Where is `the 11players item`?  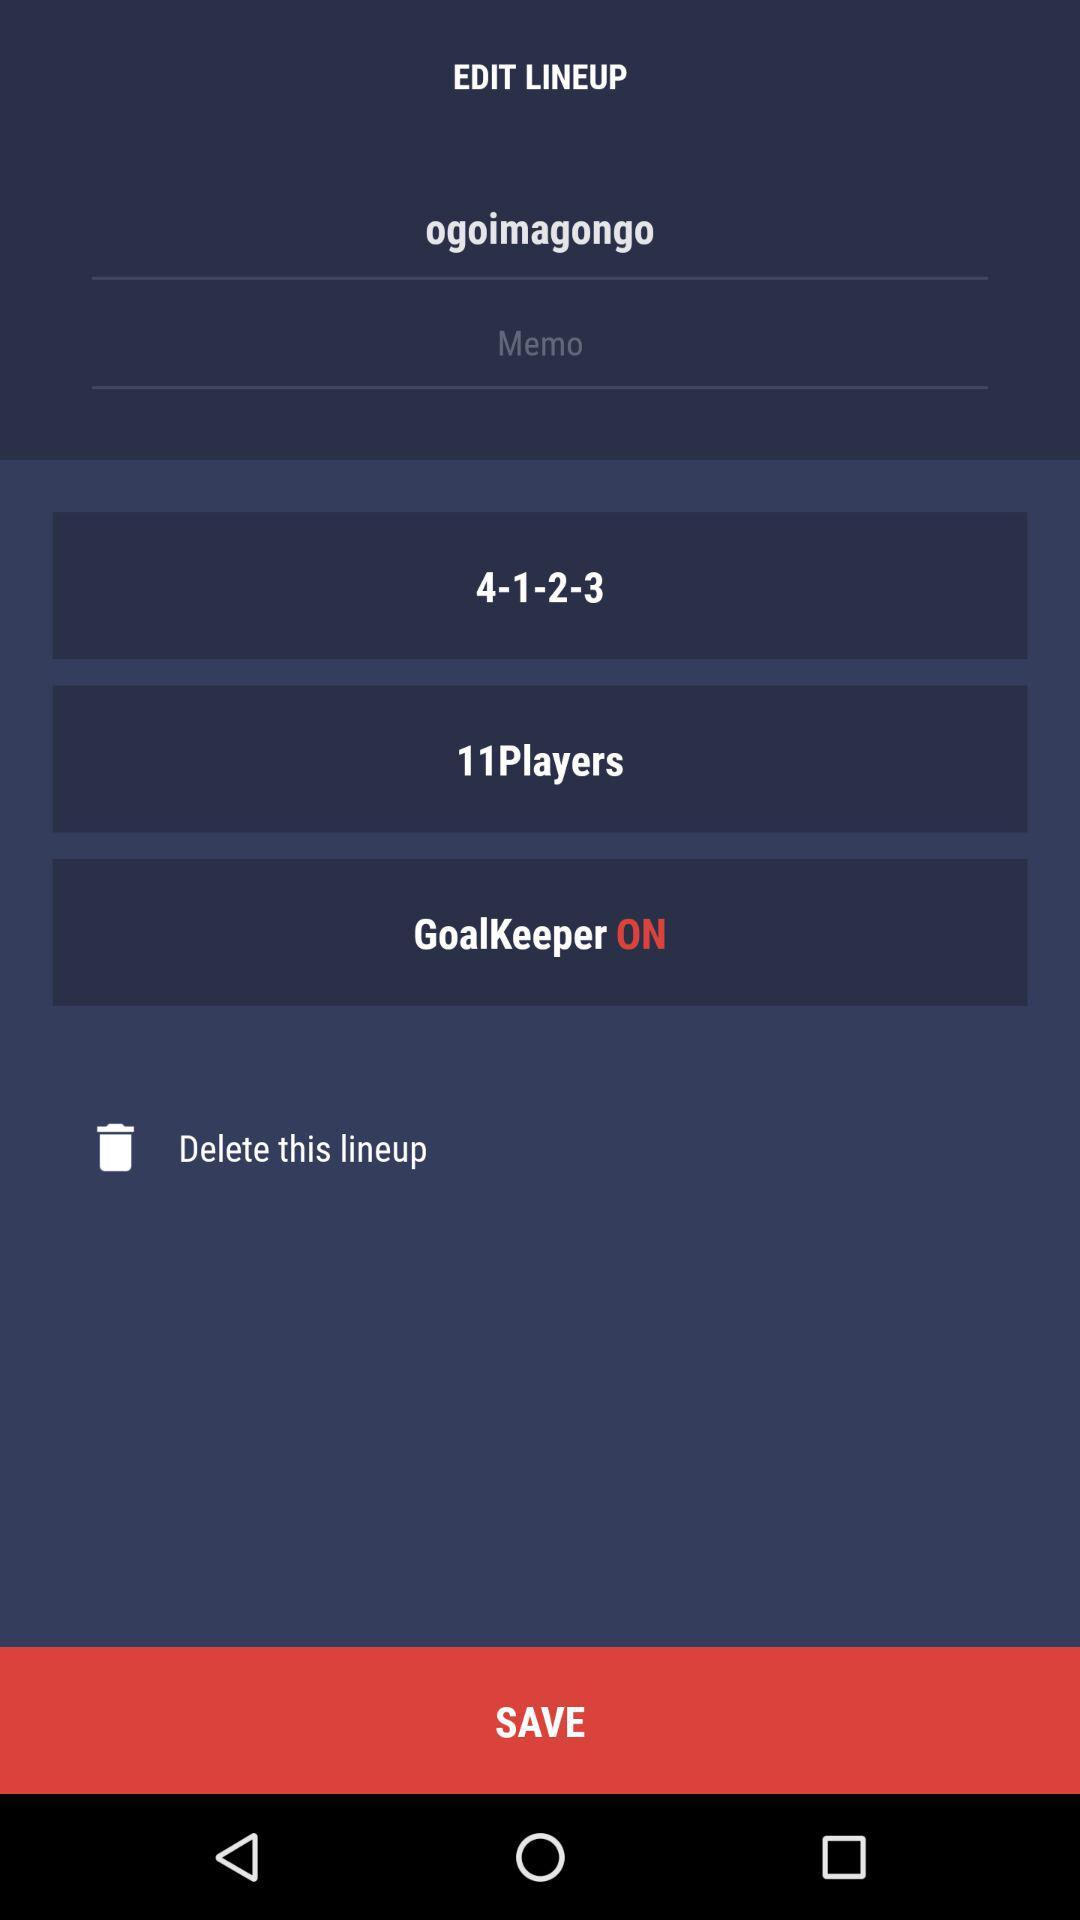
the 11players item is located at coordinates (540, 757).